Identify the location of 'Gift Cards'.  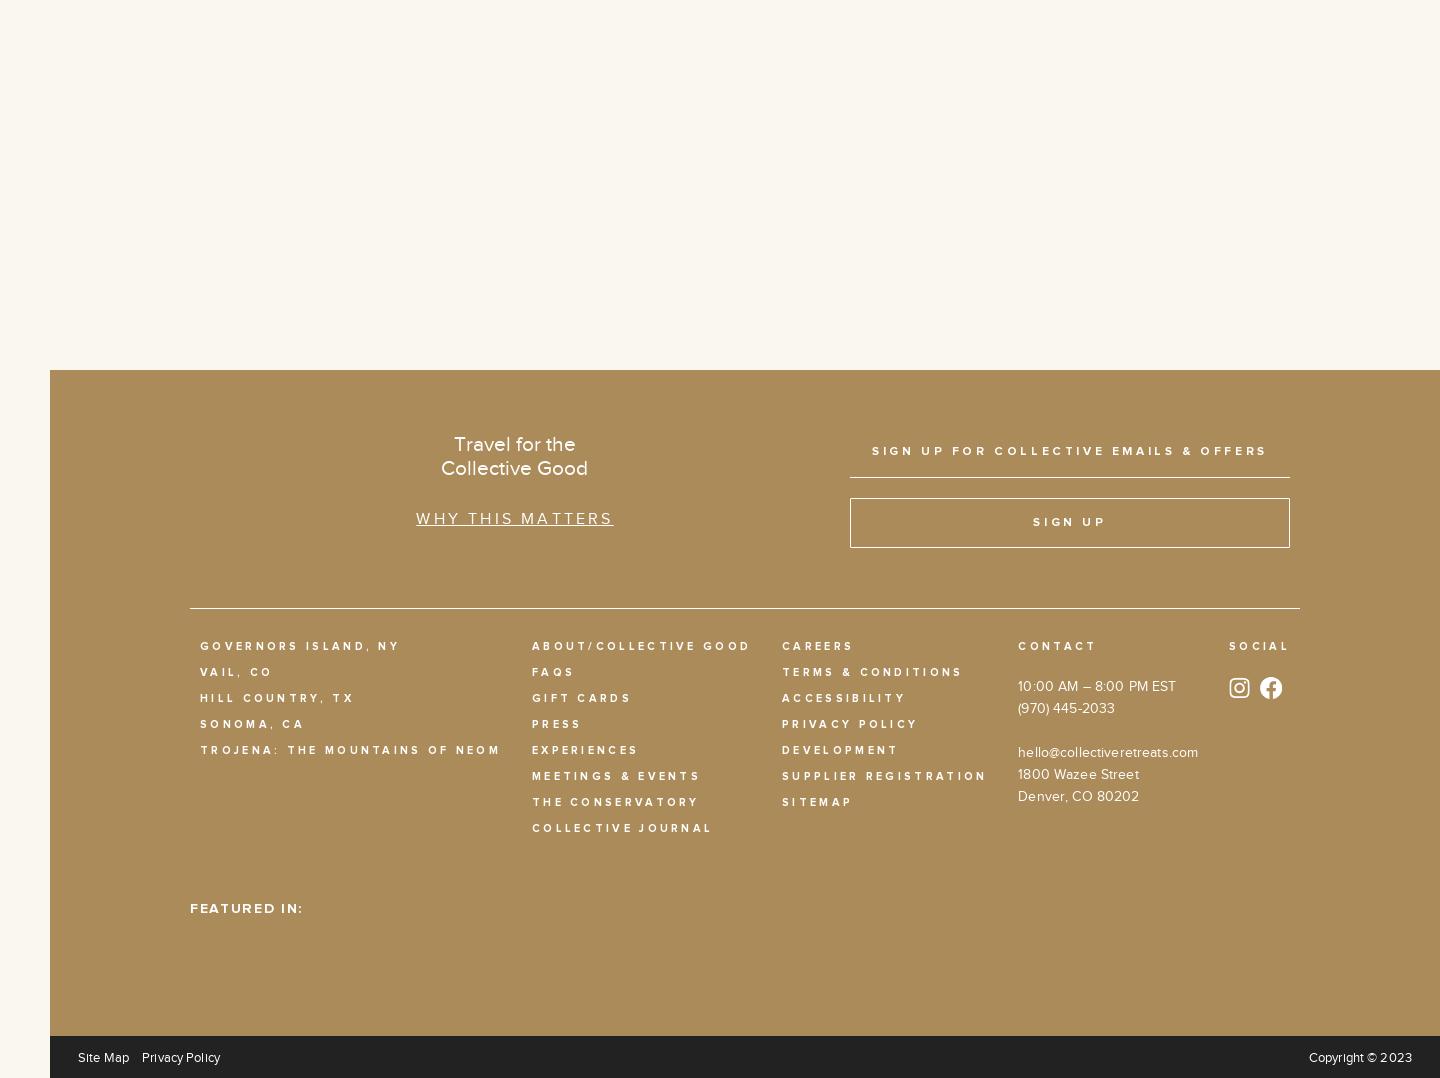
(581, 696).